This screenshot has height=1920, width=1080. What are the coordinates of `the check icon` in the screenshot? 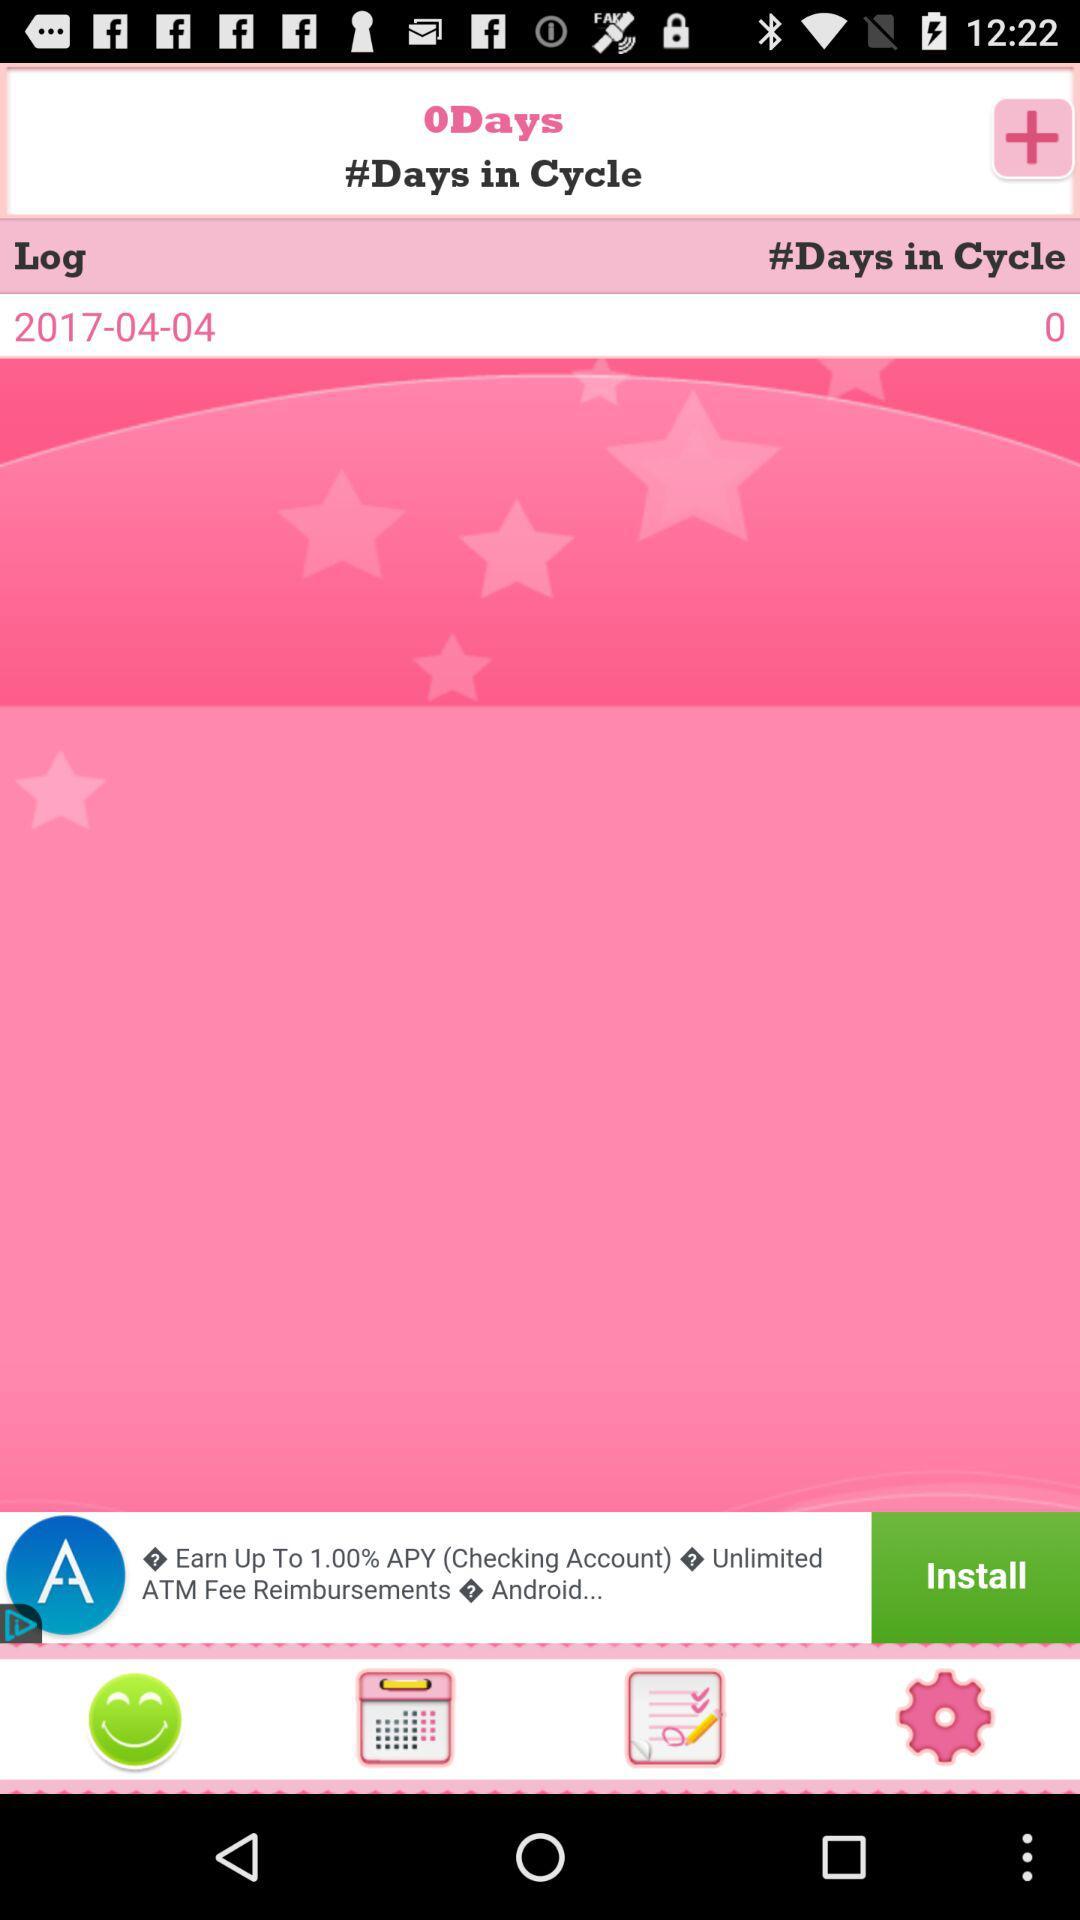 It's located at (675, 1838).